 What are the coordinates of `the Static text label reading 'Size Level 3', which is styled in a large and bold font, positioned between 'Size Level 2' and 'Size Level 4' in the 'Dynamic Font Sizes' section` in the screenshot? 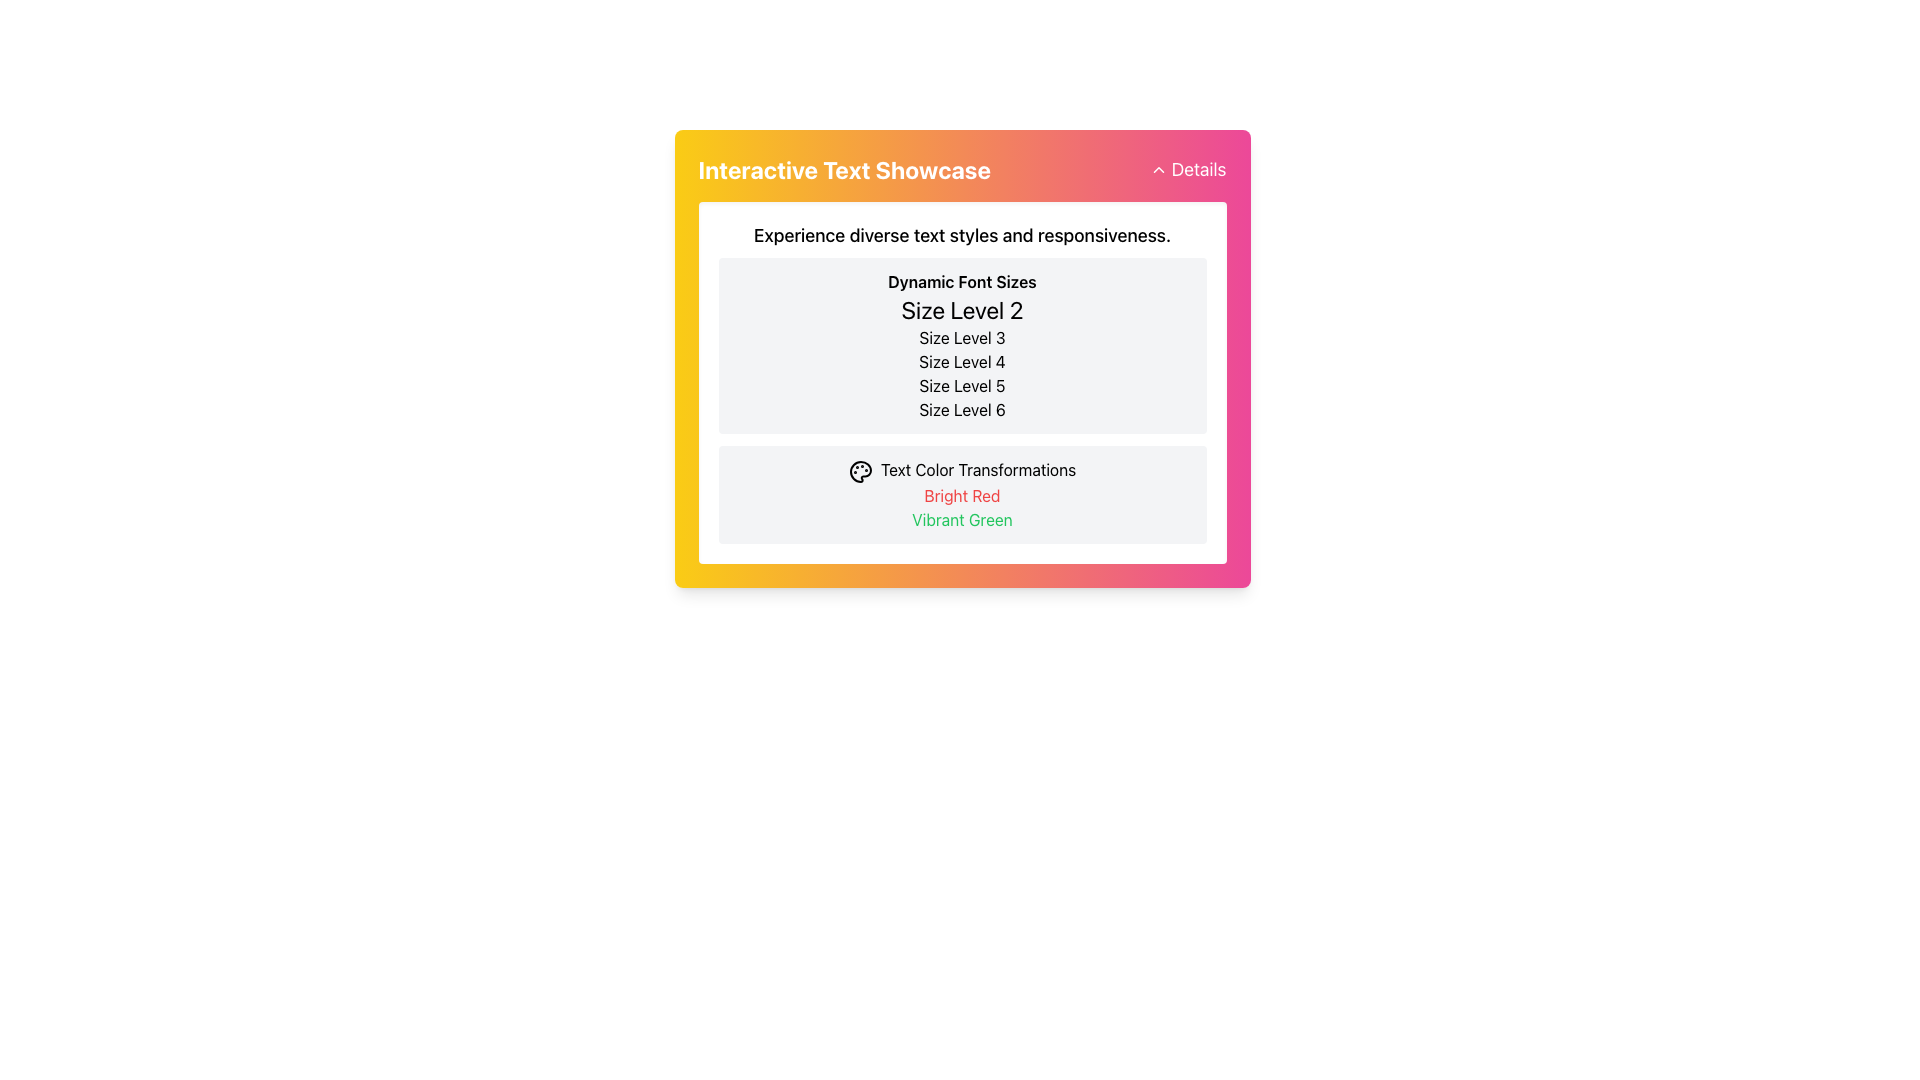 It's located at (962, 337).